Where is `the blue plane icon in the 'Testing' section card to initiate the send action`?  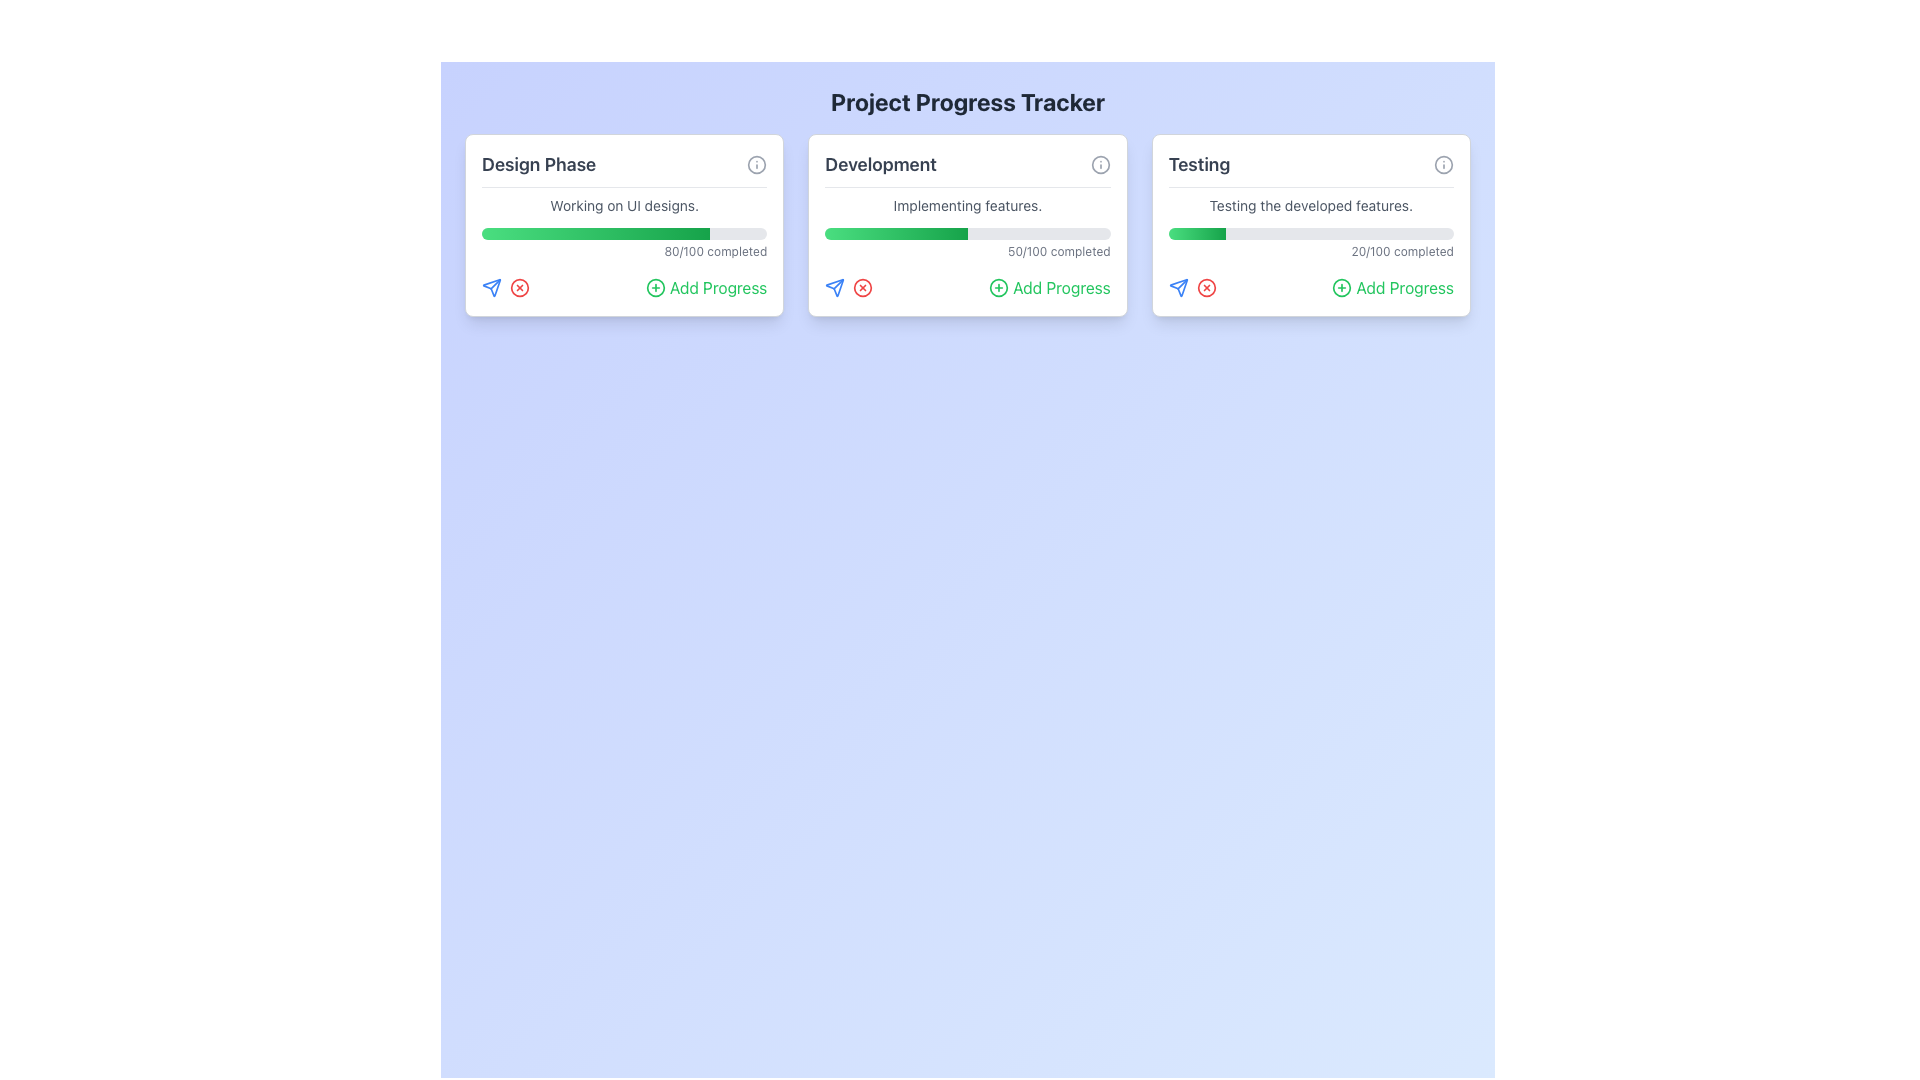 the blue plane icon in the 'Testing' section card to initiate the send action is located at coordinates (1192, 288).